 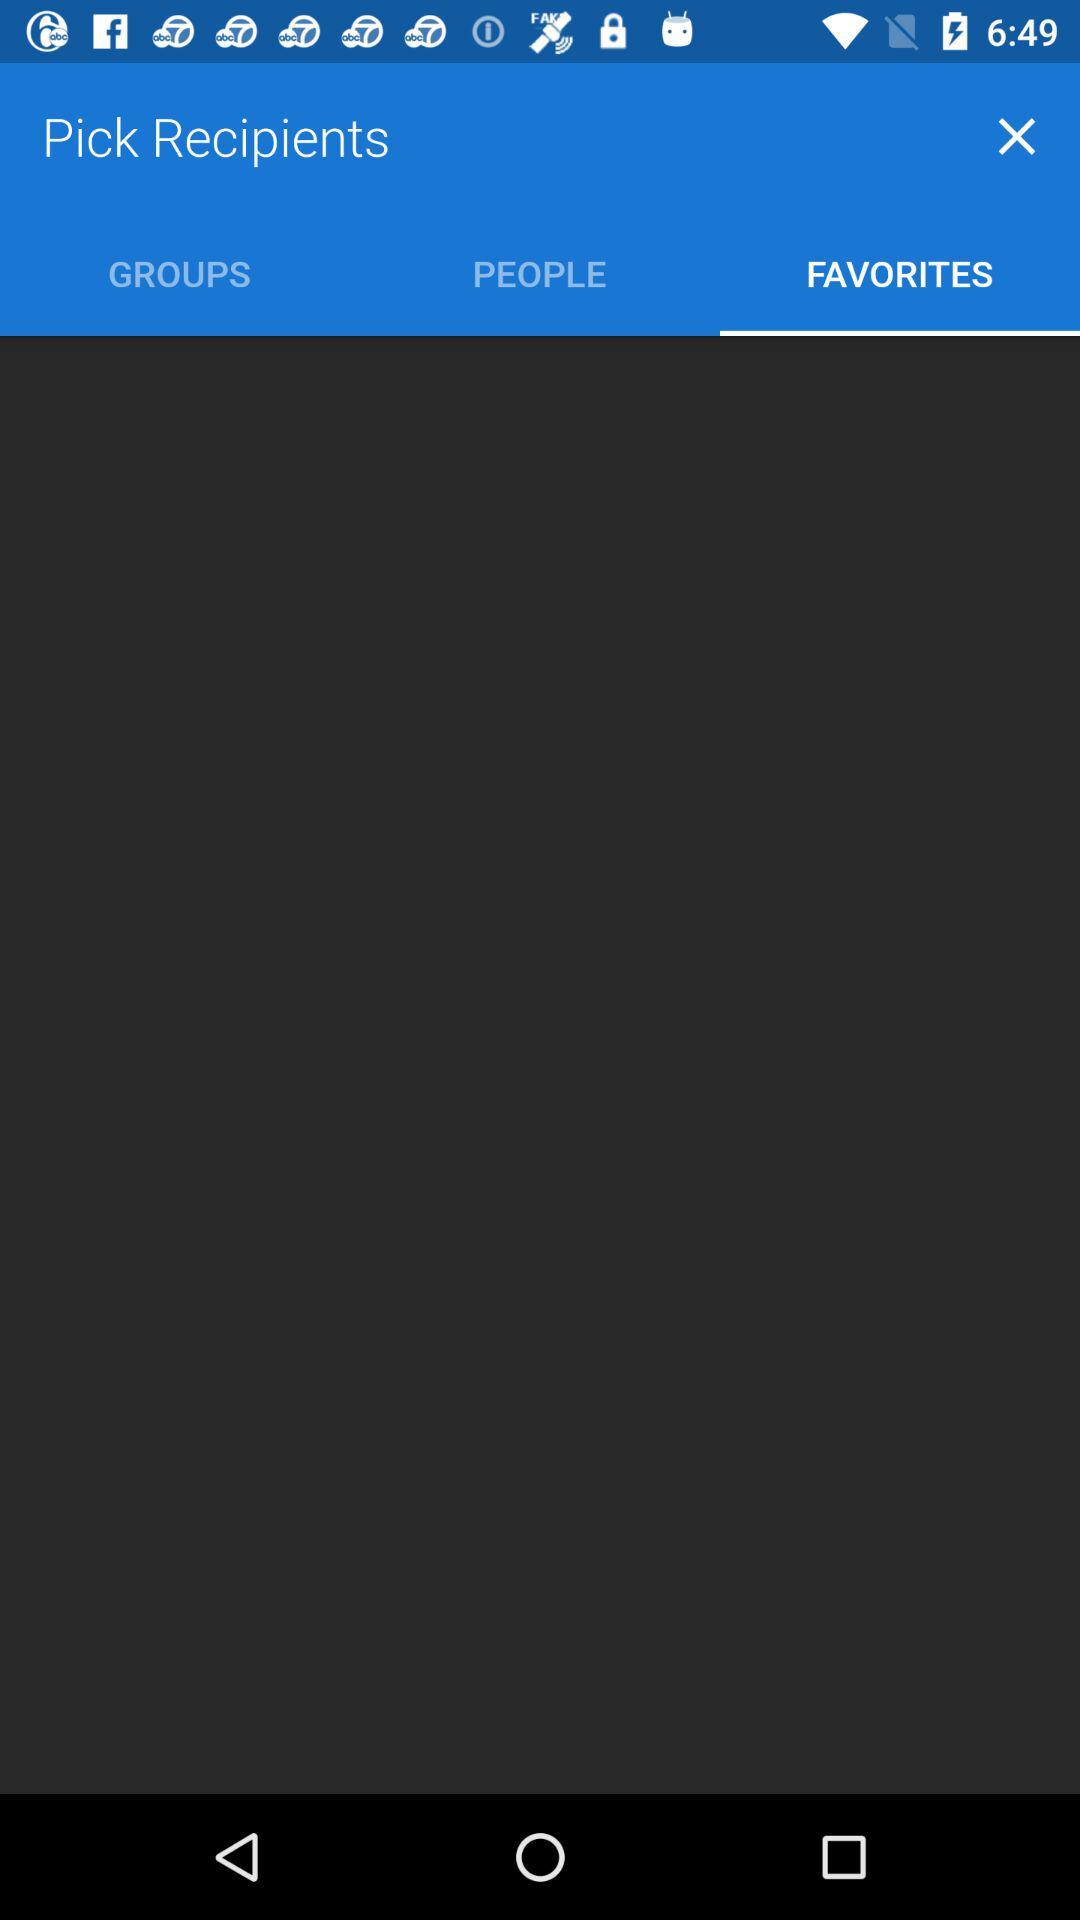 I want to click on icon next to the pick recipients icon, so click(x=1017, y=135).